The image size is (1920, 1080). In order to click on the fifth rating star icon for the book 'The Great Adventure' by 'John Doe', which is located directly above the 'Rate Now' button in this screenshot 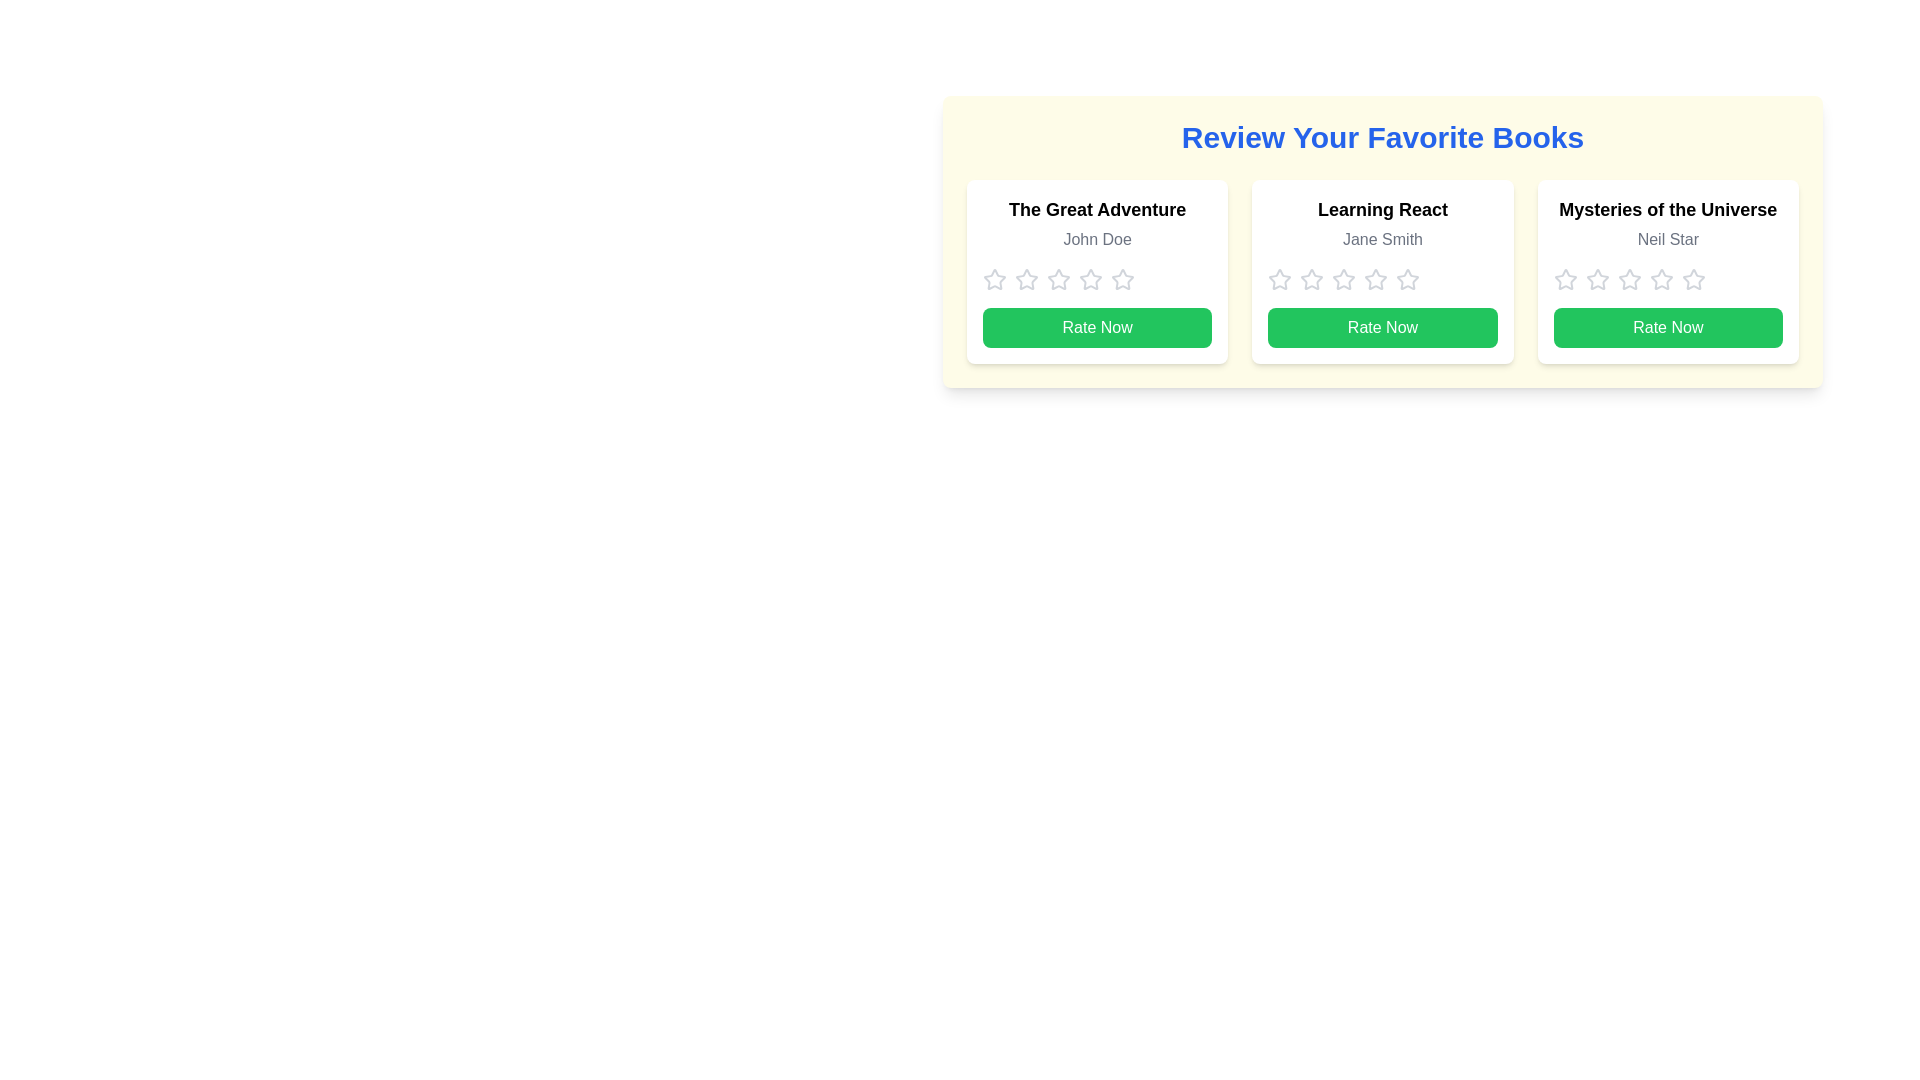, I will do `click(1089, 280)`.